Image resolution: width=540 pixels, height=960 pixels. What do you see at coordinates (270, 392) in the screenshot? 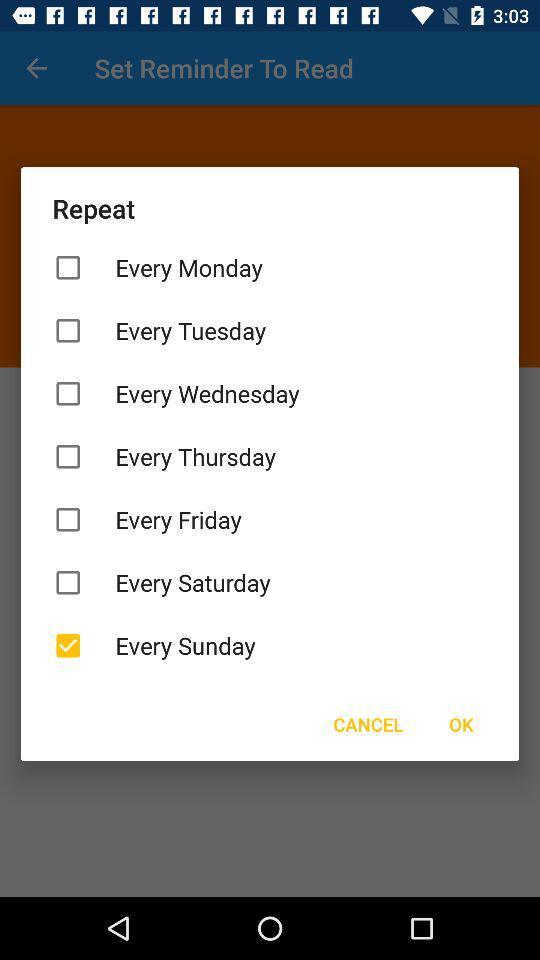
I see `the every wednesday` at bounding box center [270, 392].